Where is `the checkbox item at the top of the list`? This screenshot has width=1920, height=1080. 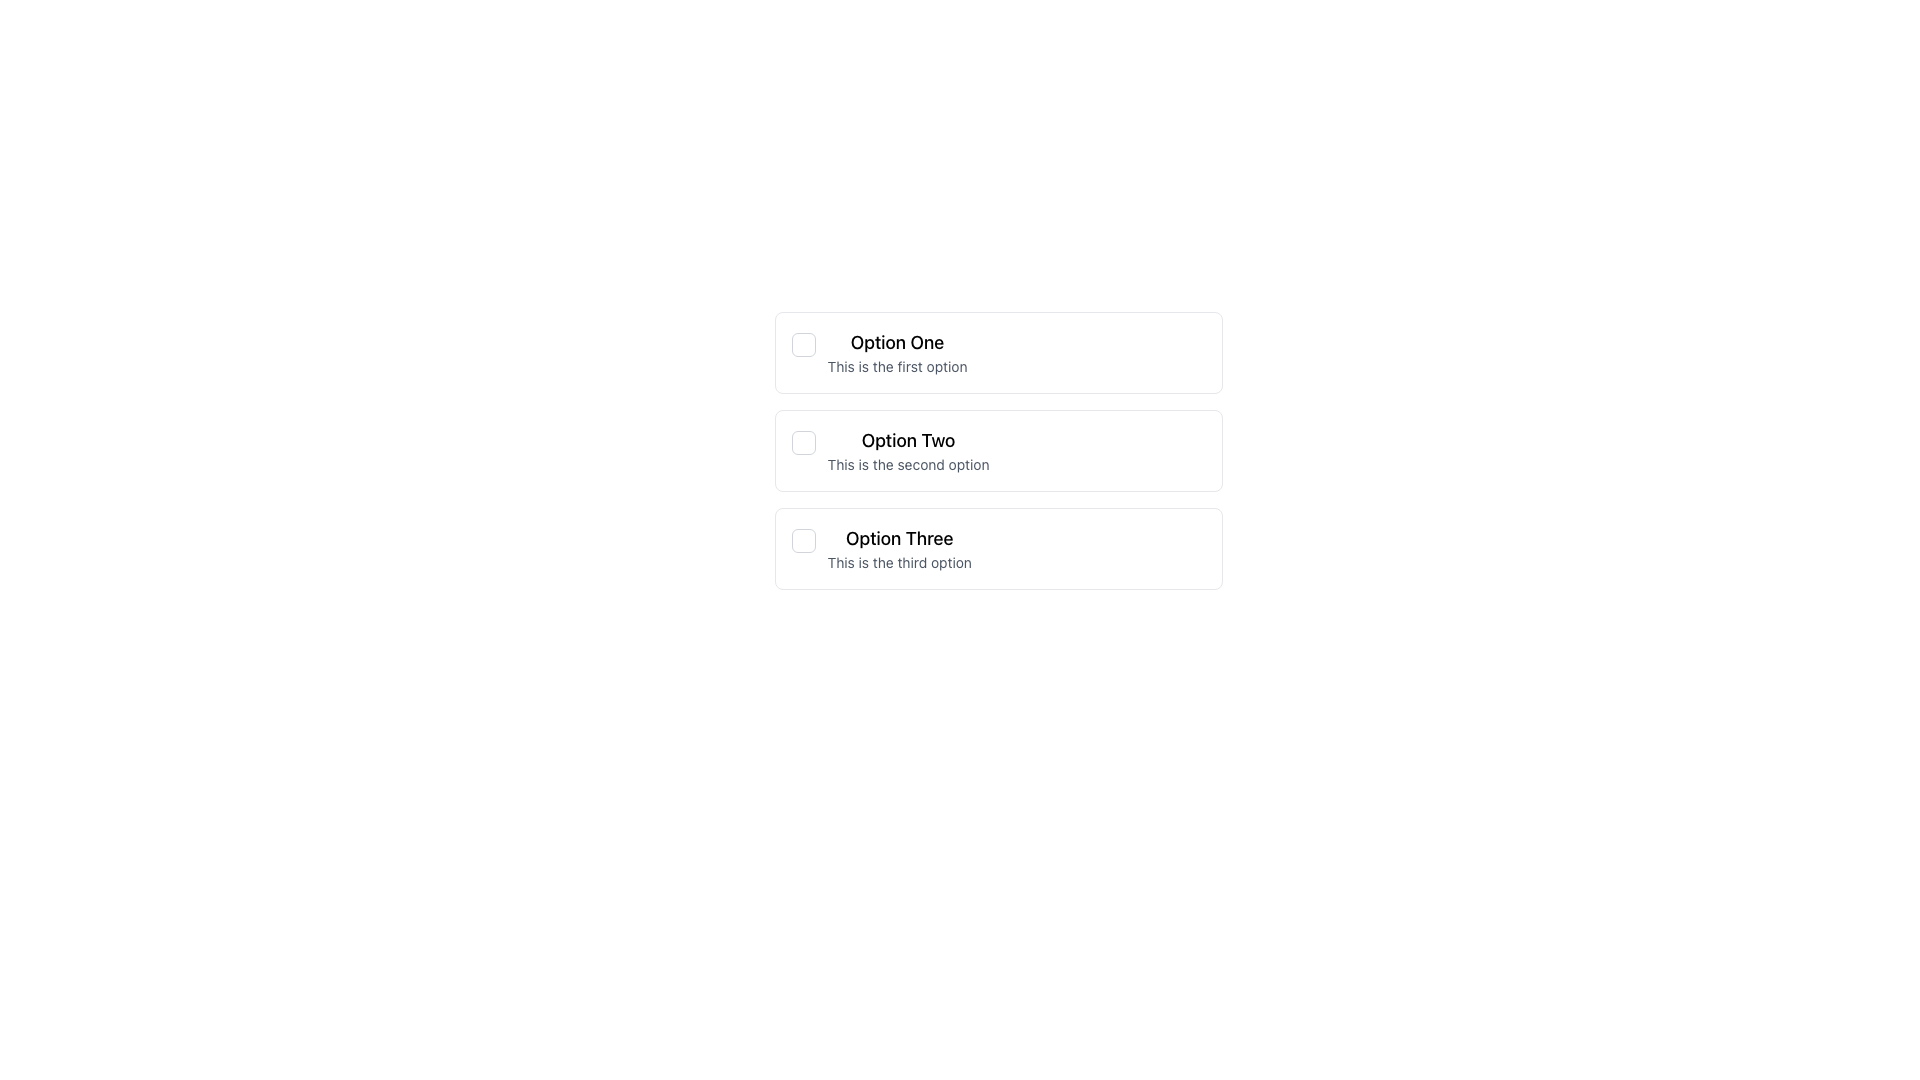
the checkbox item at the top of the list is located at coordinates (998, 352).